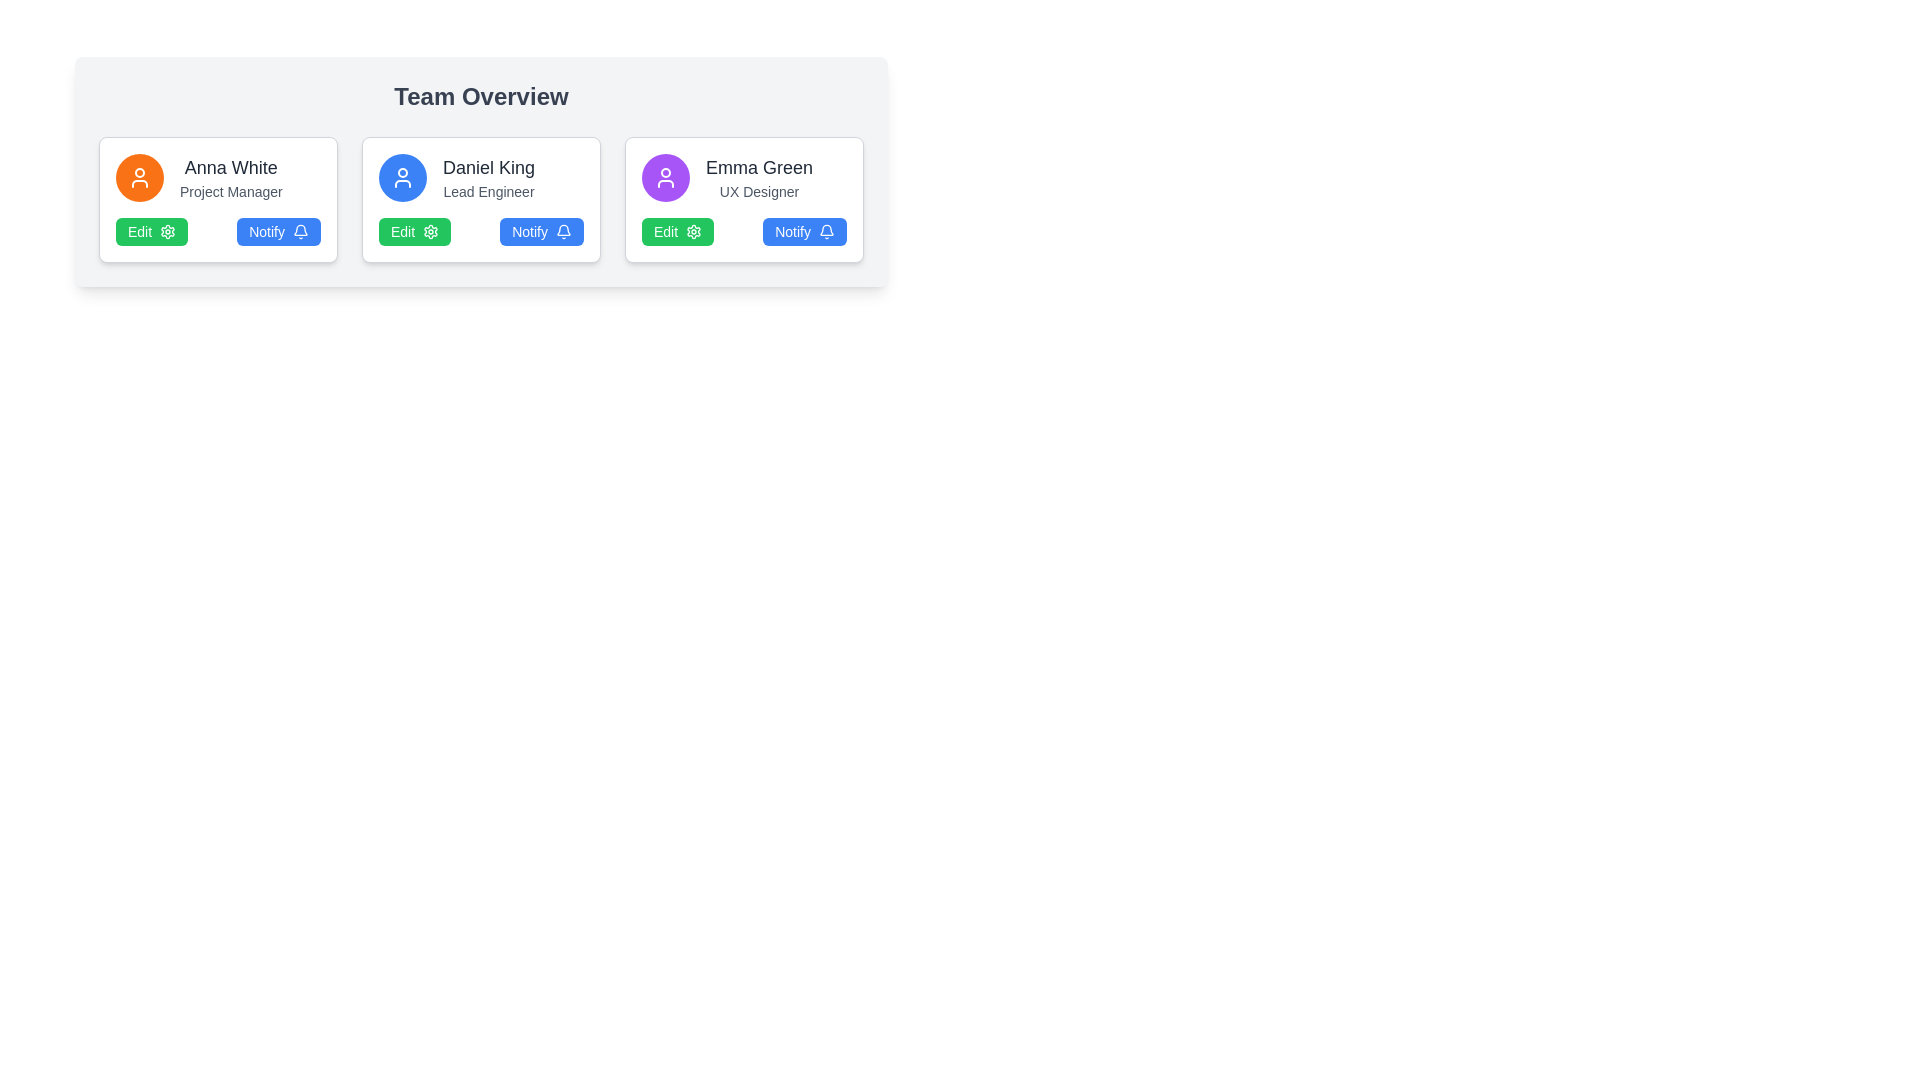 Image resolution: width=1920 pixels, height=1080 pixels. I want to click on the user profile icon which is an outline of a person in white on an orange circular background, located at the top center of the first user profile card for 'Anna White, Project Manager', so click(138, 176).